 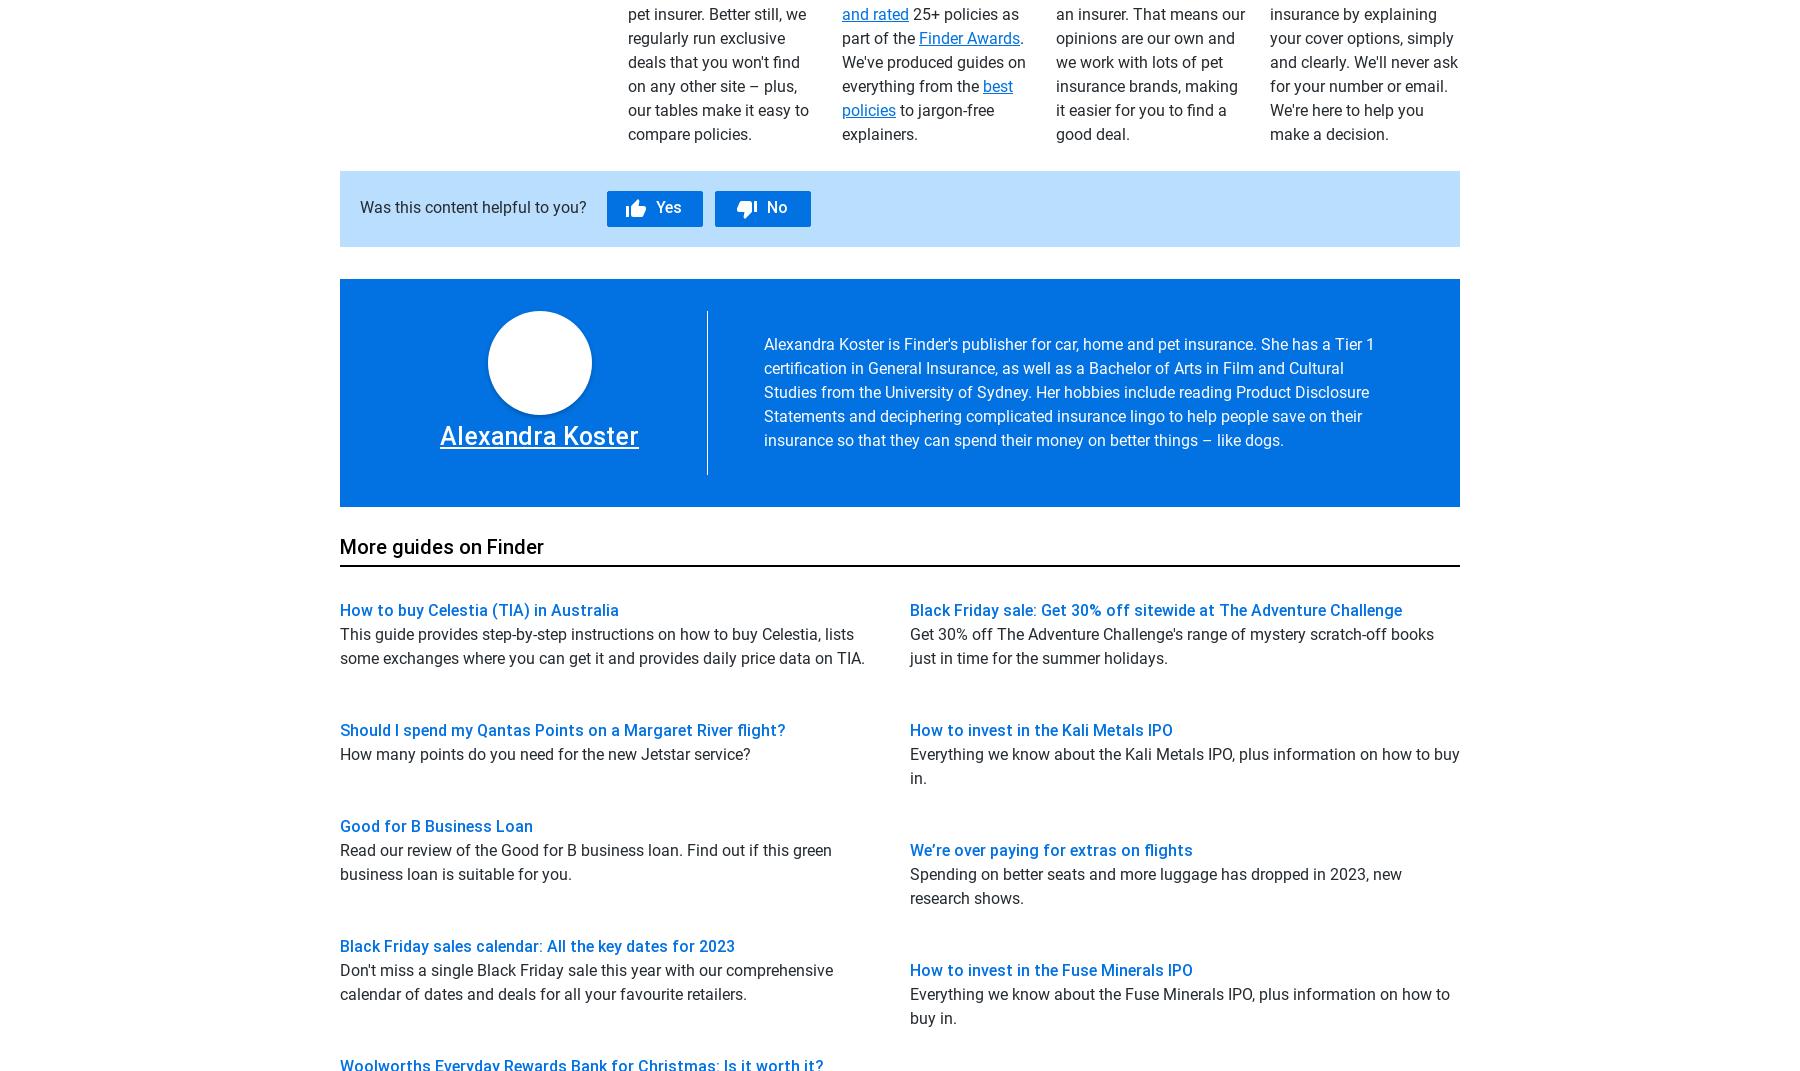 What do you see at coordinates (1183, 765) in the screenshot?
I see `'Everything we know about the Kali Metals IPO, plus information on how to buy in.'` at bounding box center [1183, 765].